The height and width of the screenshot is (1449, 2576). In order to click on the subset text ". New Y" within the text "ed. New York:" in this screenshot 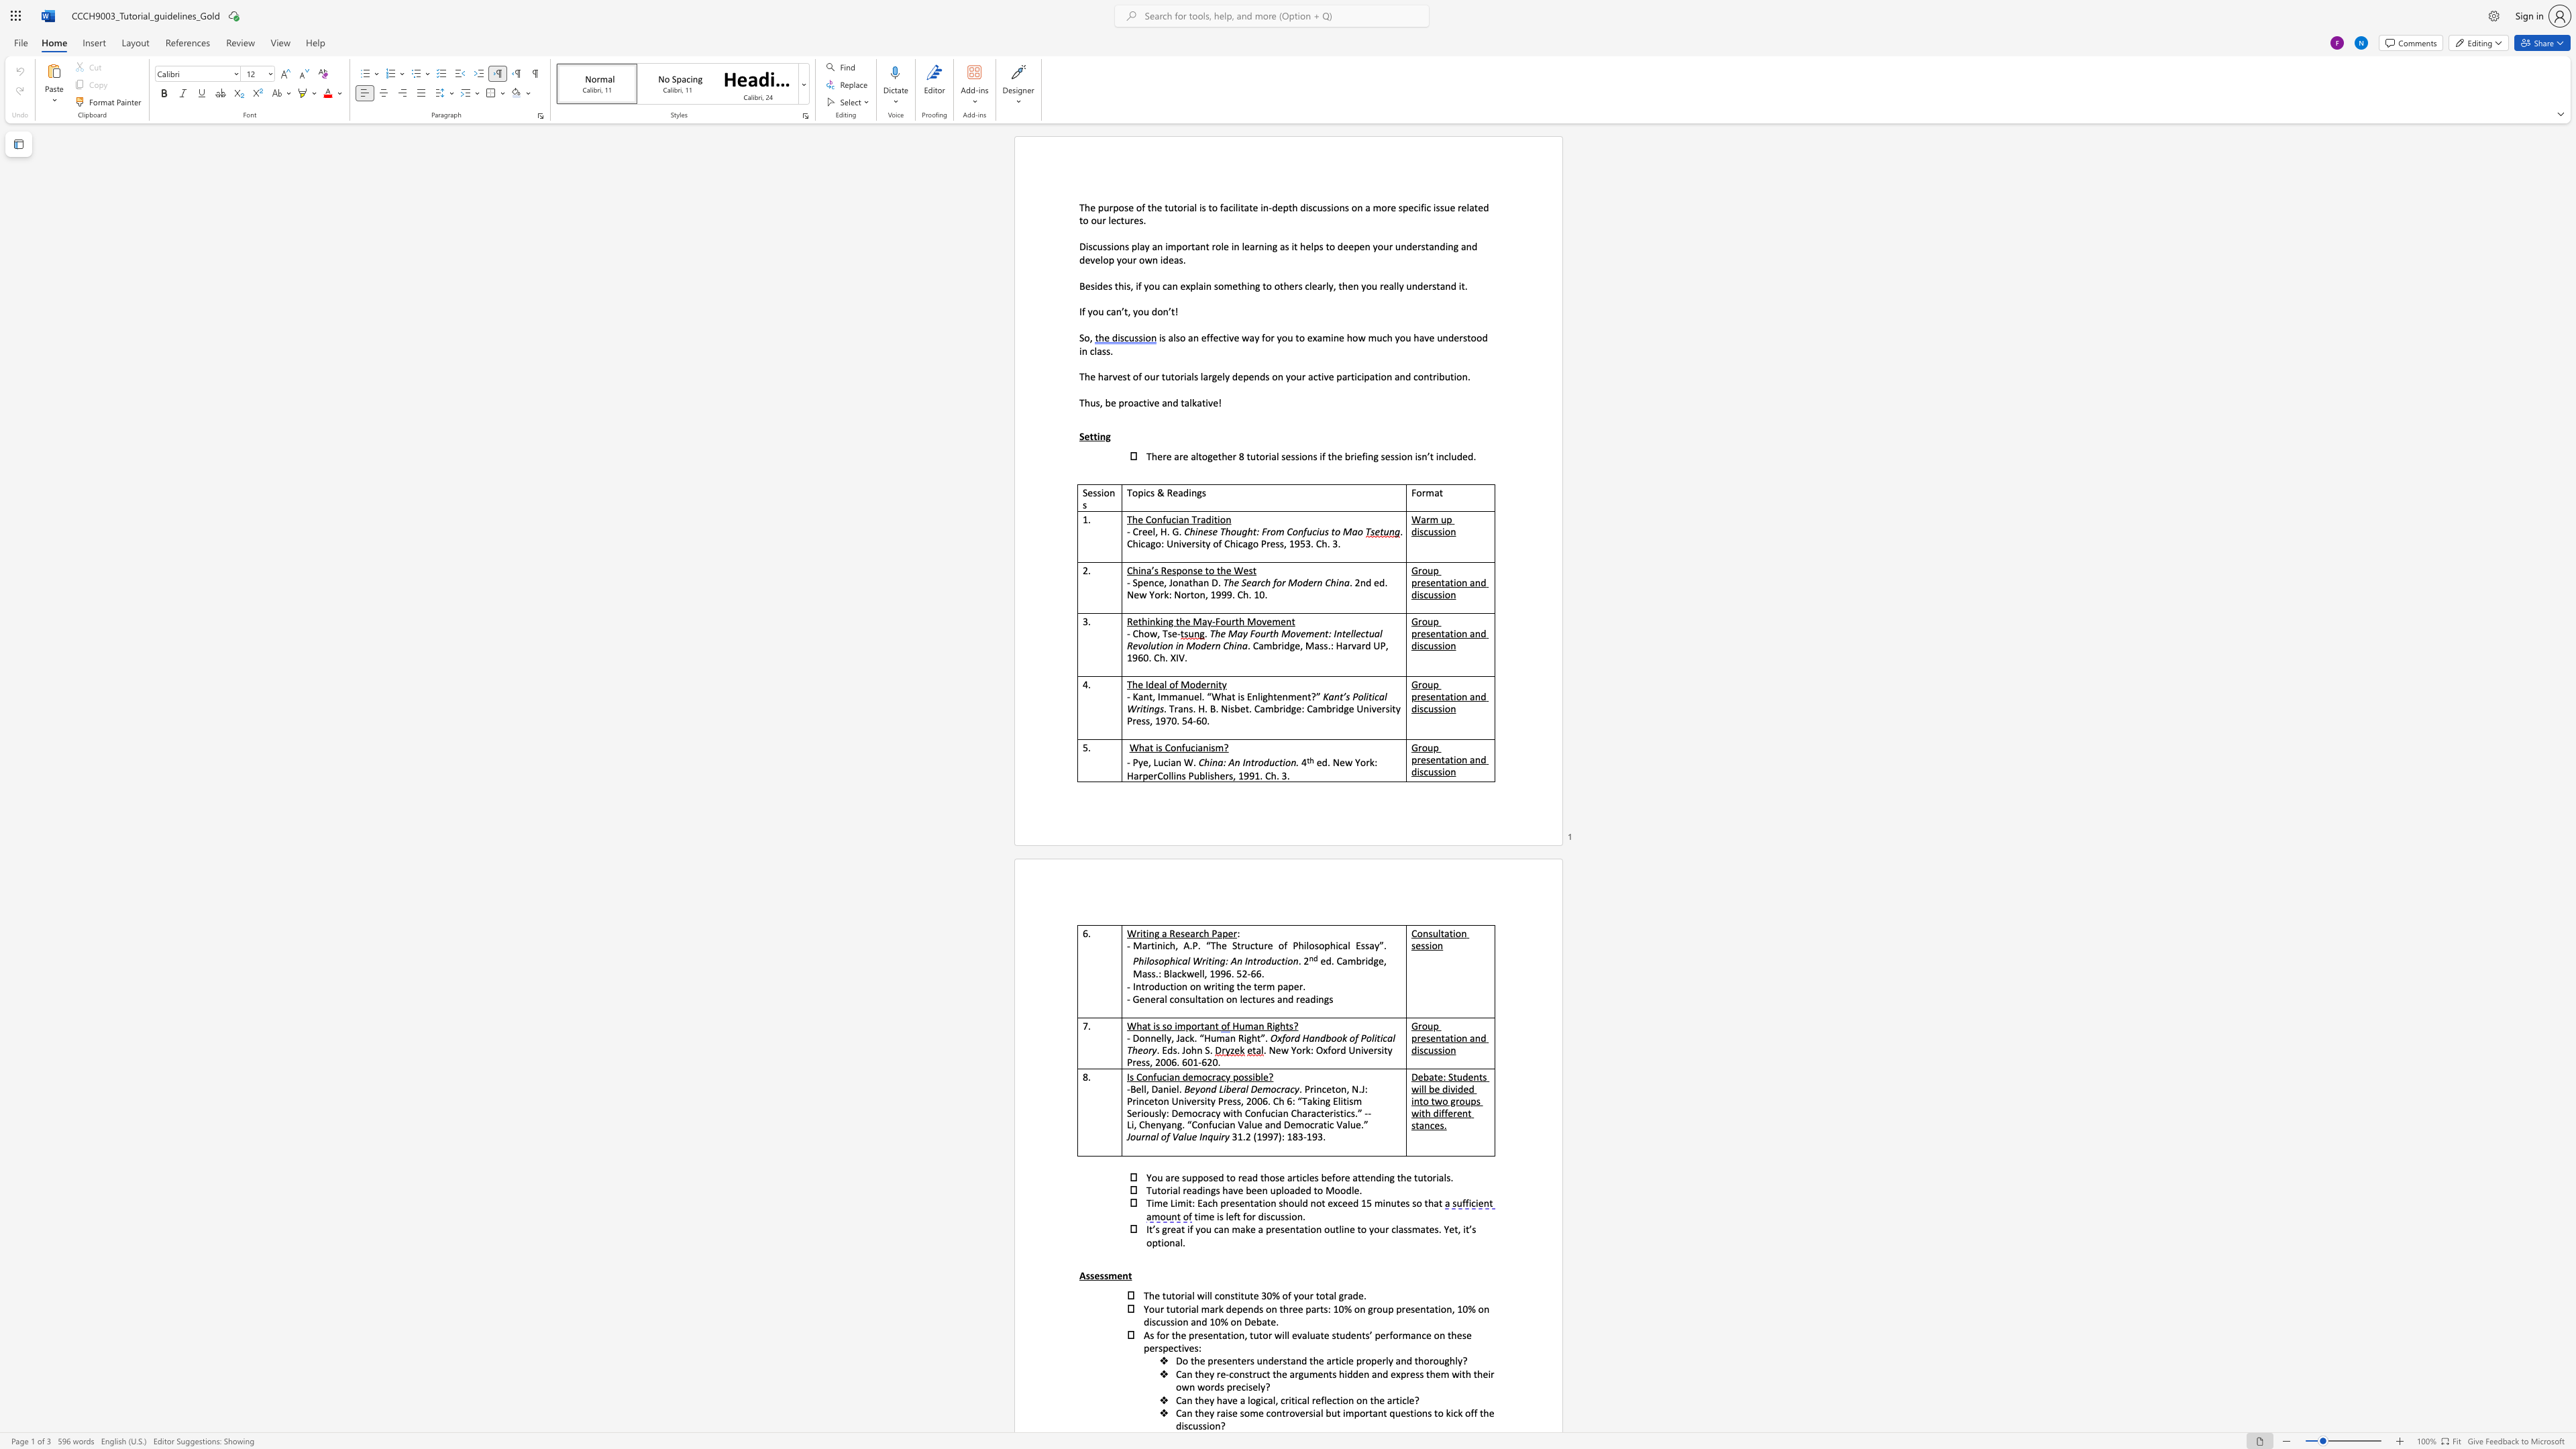, I will do `click(1327, 763)`.